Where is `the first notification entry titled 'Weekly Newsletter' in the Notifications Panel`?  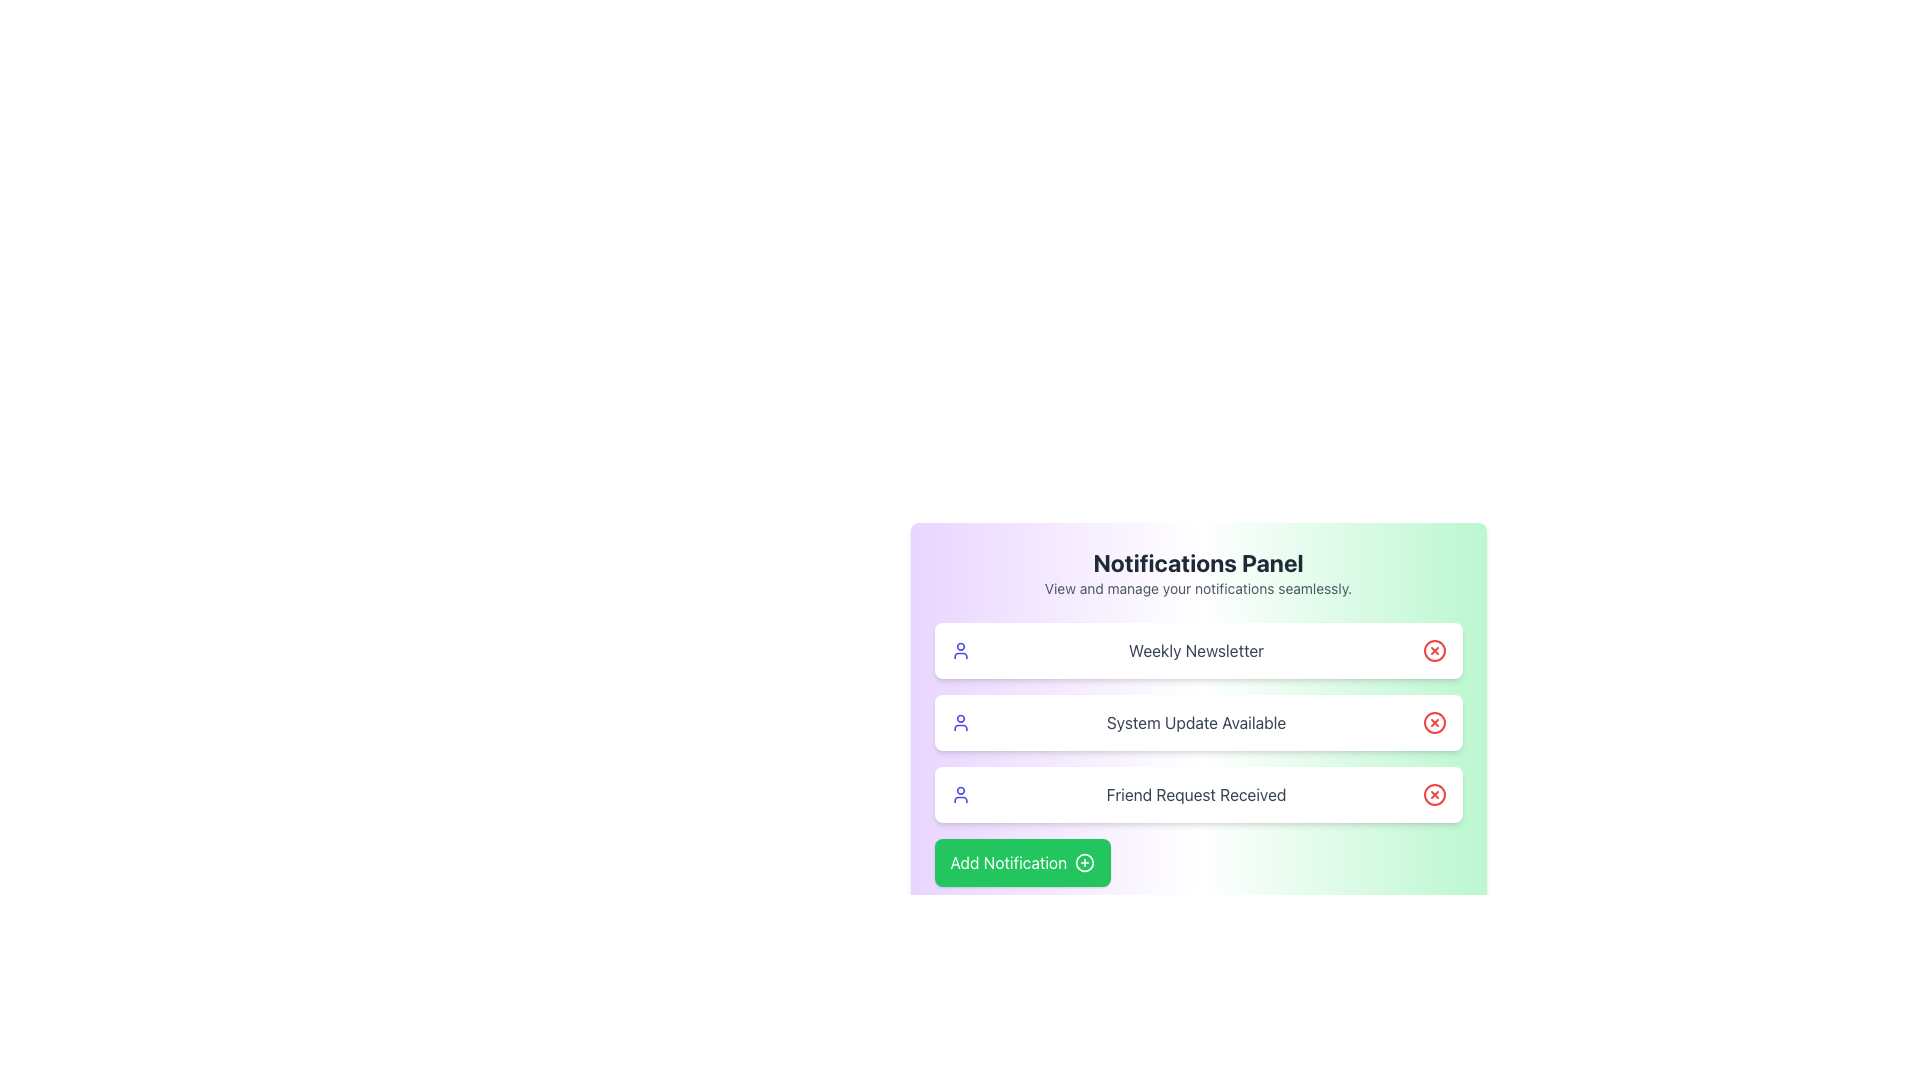 the first notification entry titled 'Weekly Newsletter' in the Notifications Panel is located at coordinates (1198, 651).